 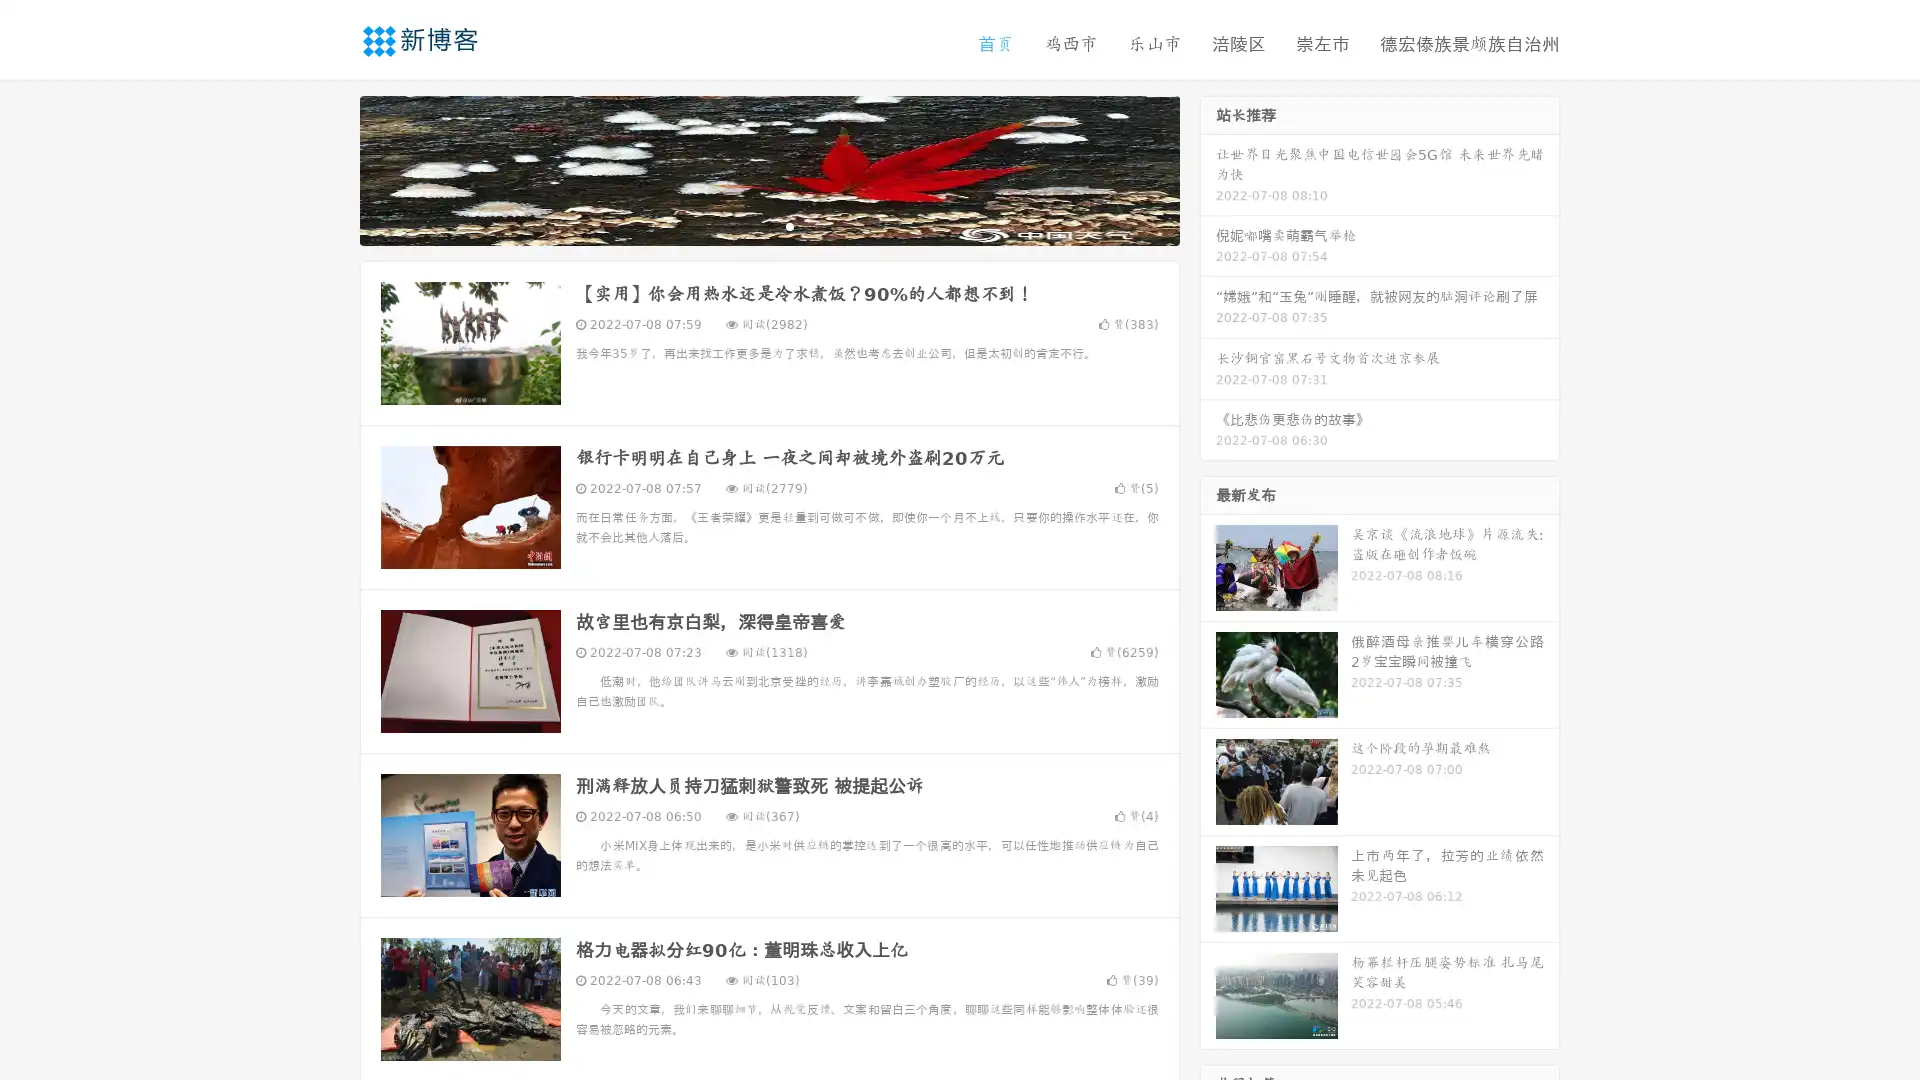 What do you see at coordinates (1208, 168) in the screenshot?
I see `Next slide` at bounding box center [1208, 168].